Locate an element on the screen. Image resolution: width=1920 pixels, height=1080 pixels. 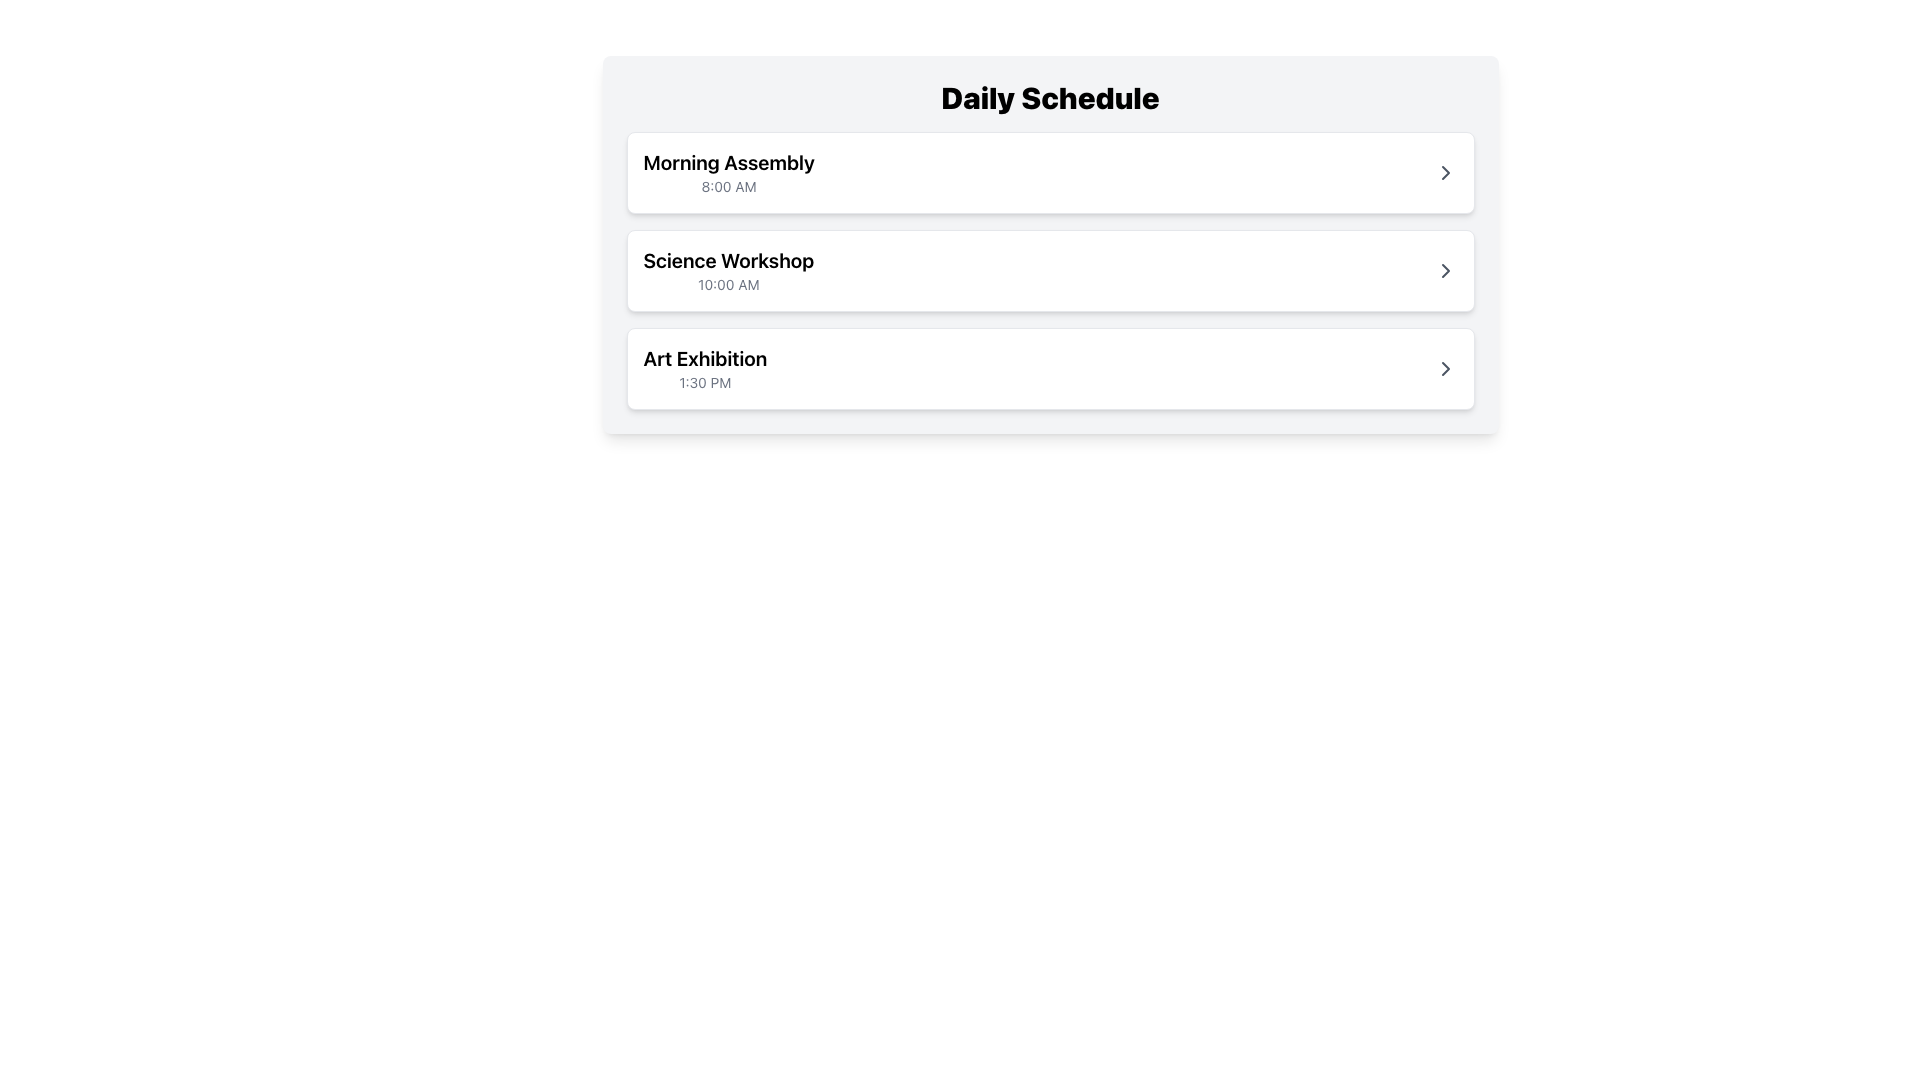
text label displaying '8:00 AM' located beneath the 'Morning Assembly' title in the first card of the 'Daily Schedule' list is located at coordinates (728, 186).